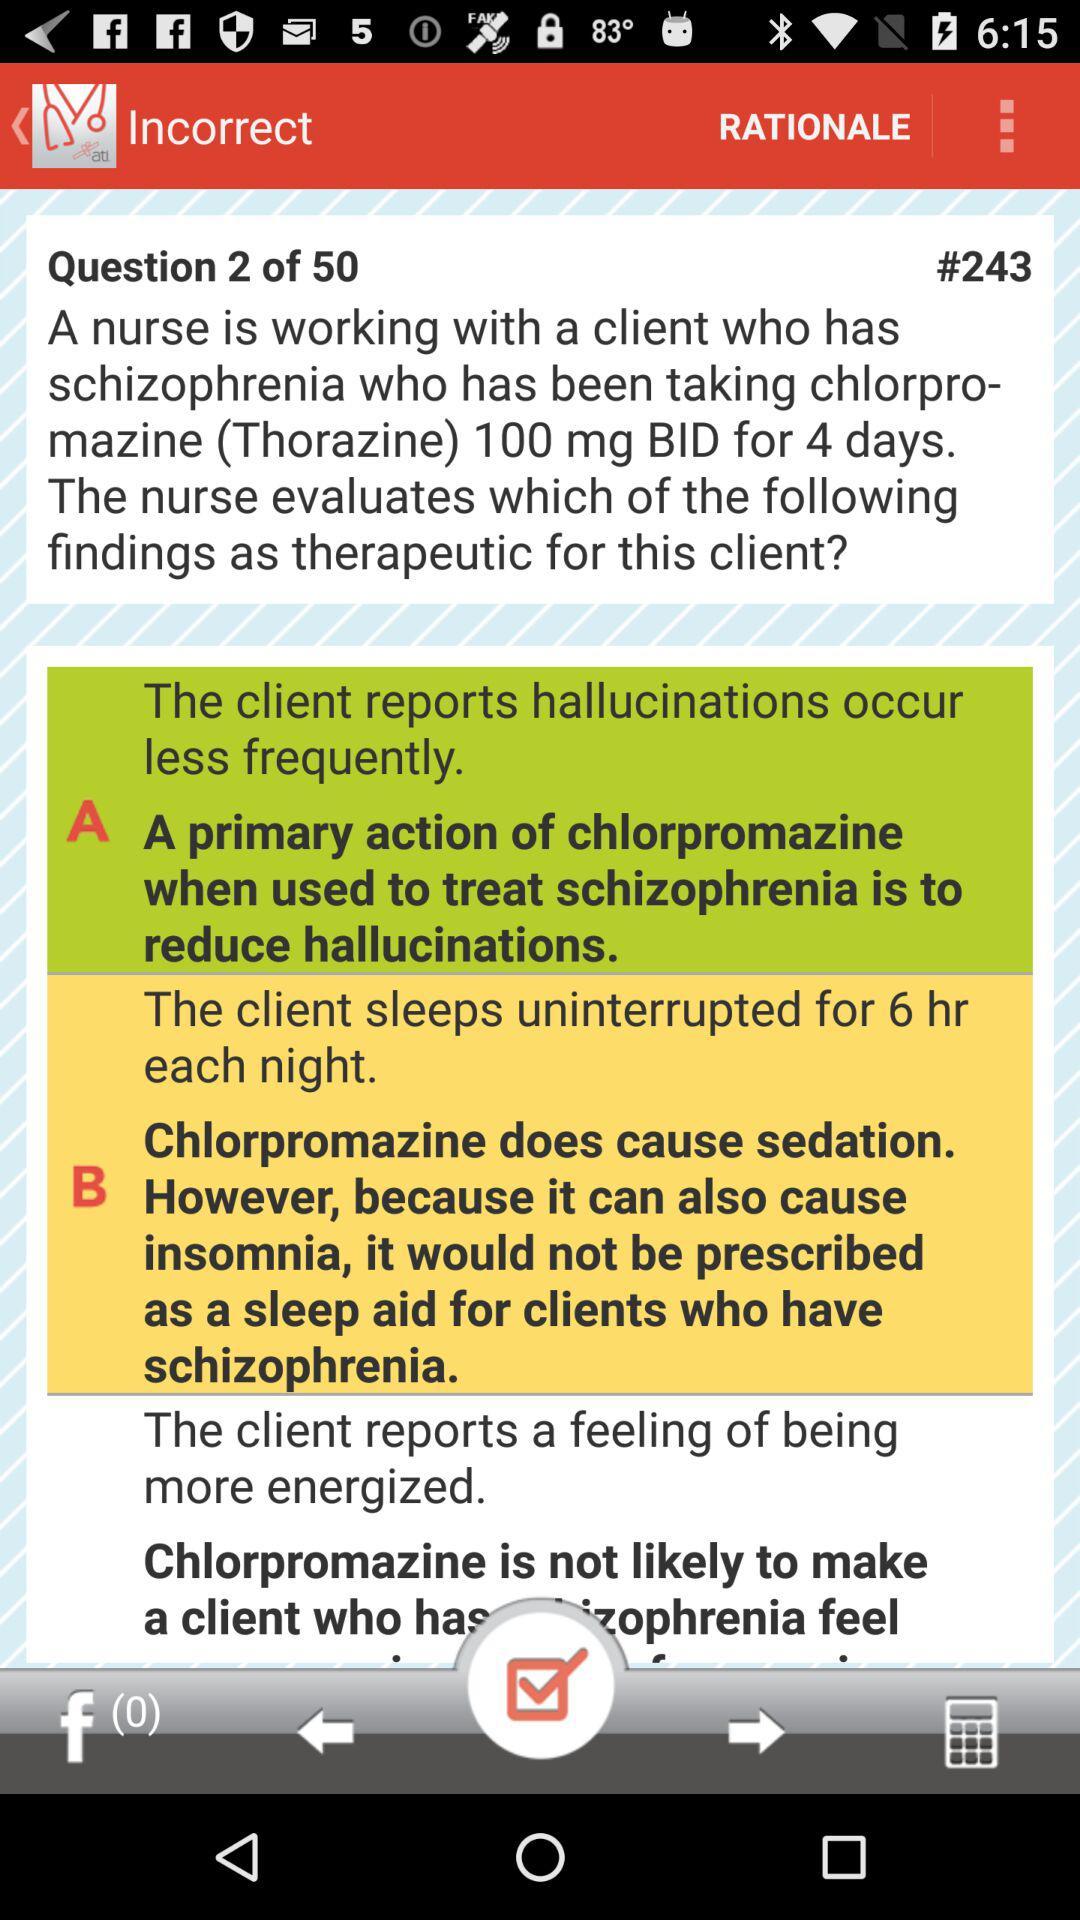 The image size is (1080, 1920). I want to click on icon below chlorpromazine is not, so click(756, 1730).